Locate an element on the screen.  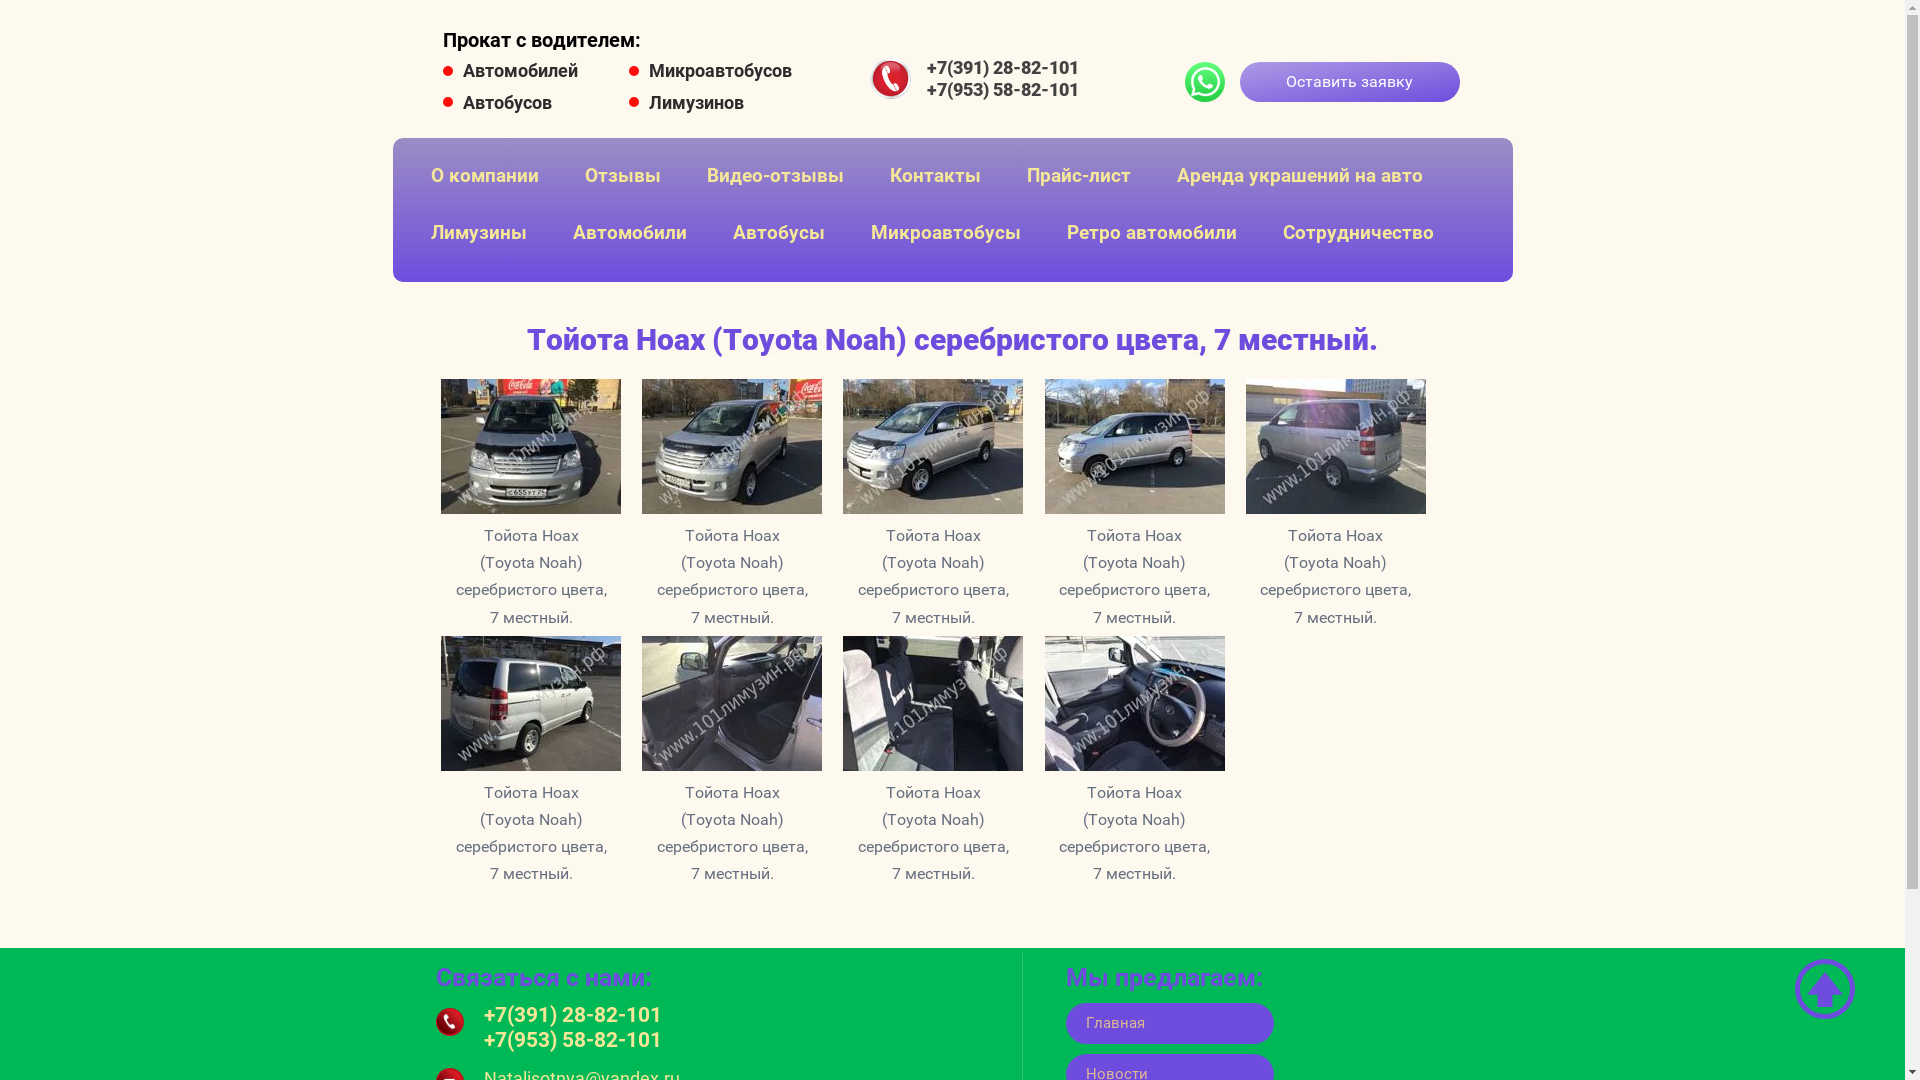
'+7(391) 28-82-101' is located at coordinates (571, 1014).